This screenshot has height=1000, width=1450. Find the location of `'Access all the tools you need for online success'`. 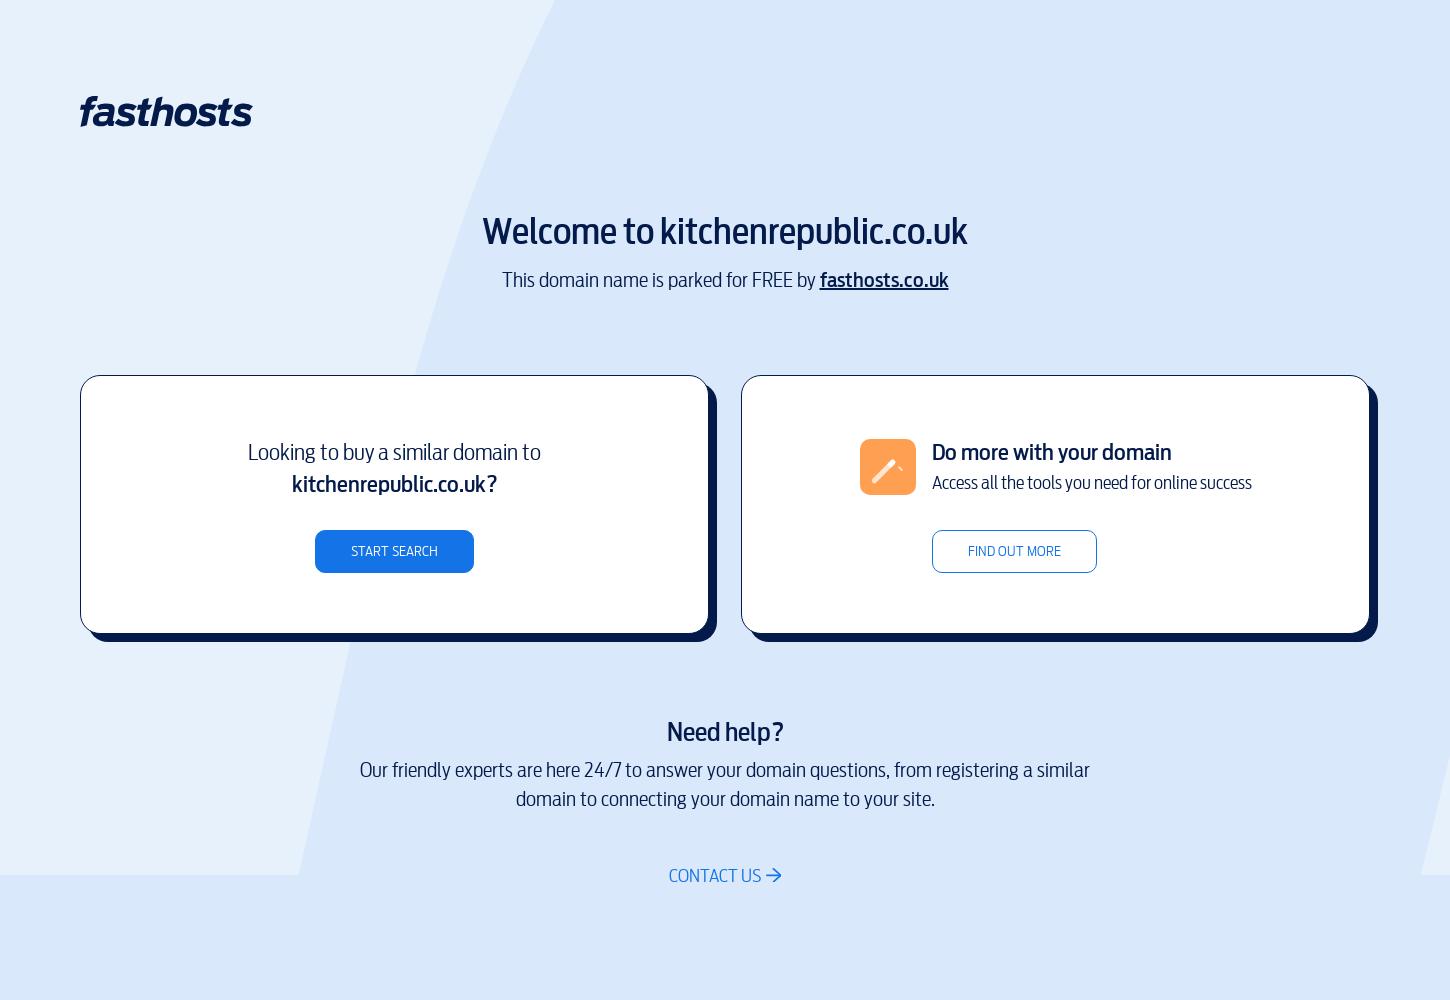

'Access all the tools you need for online success' is located at coordinates (1089, 481).